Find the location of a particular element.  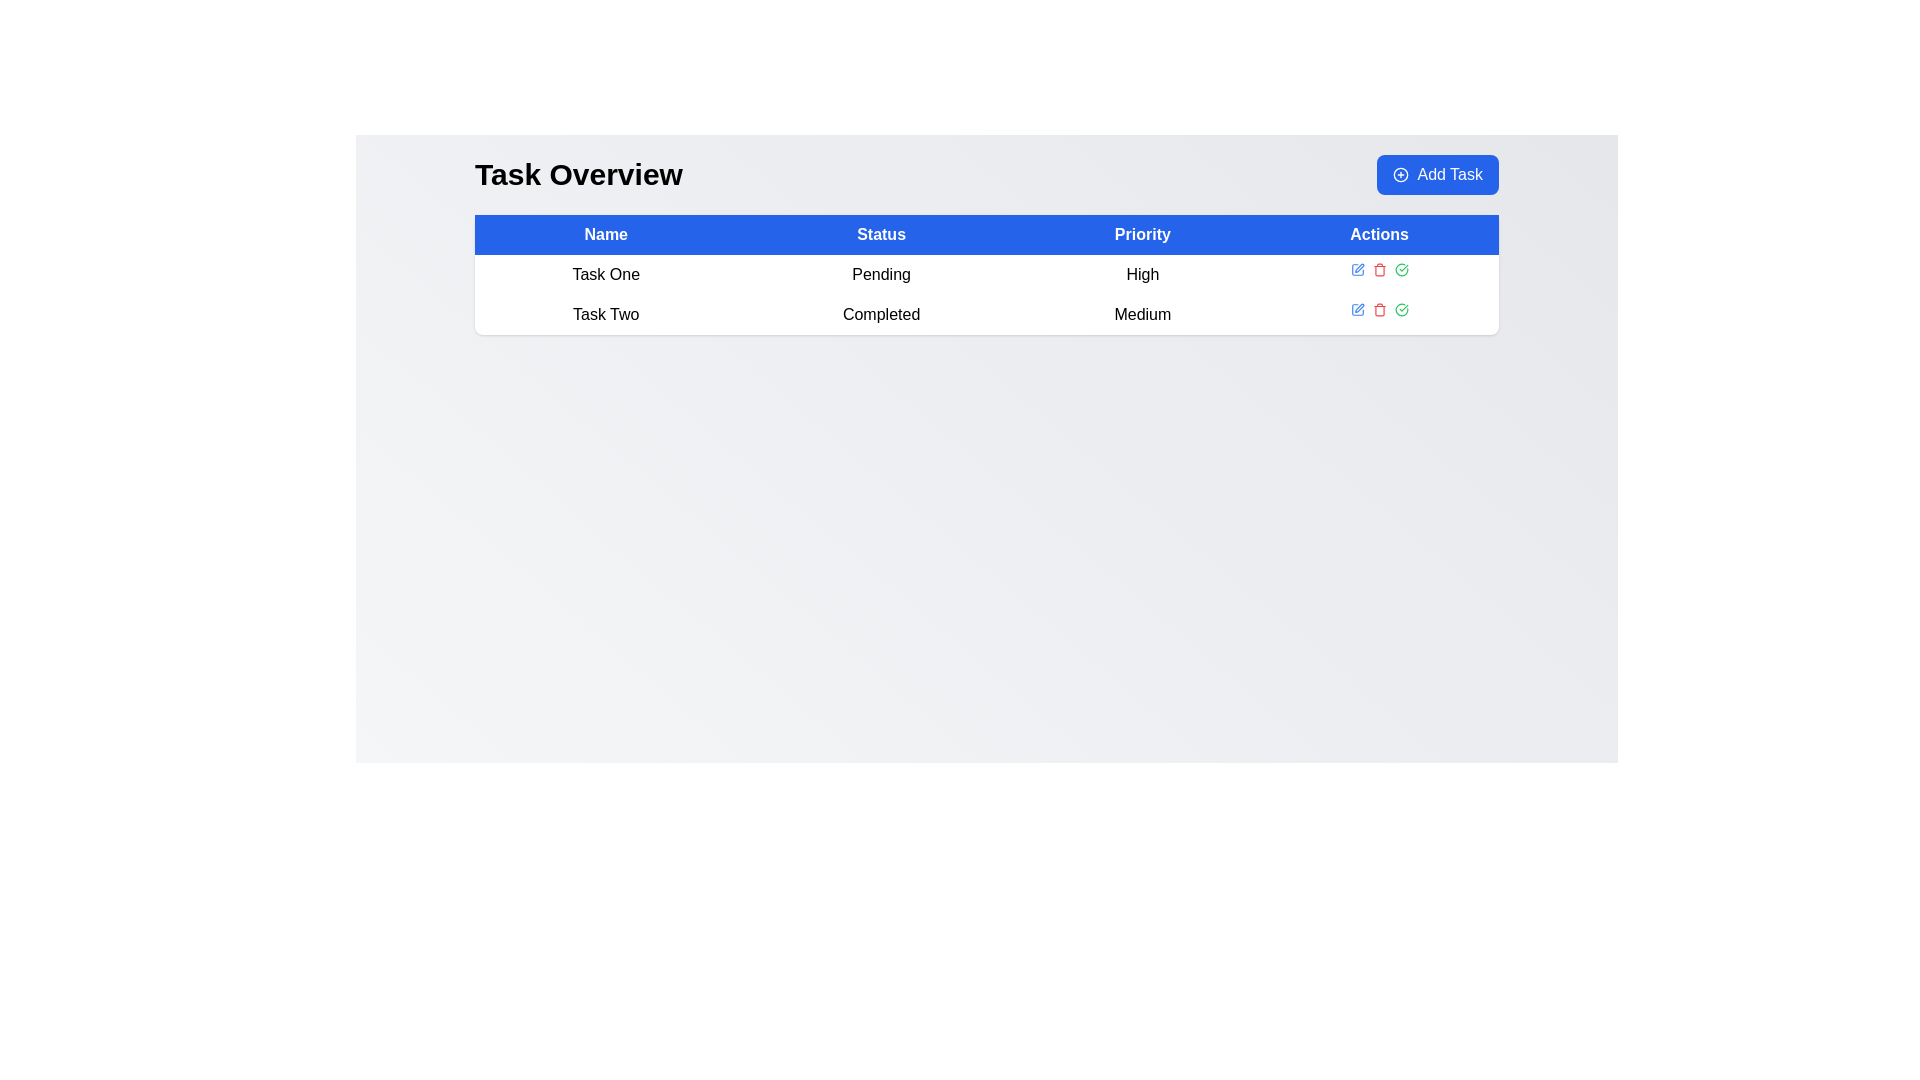

the 'Name' label in the first row of the table is located at coordinates (605, 274).